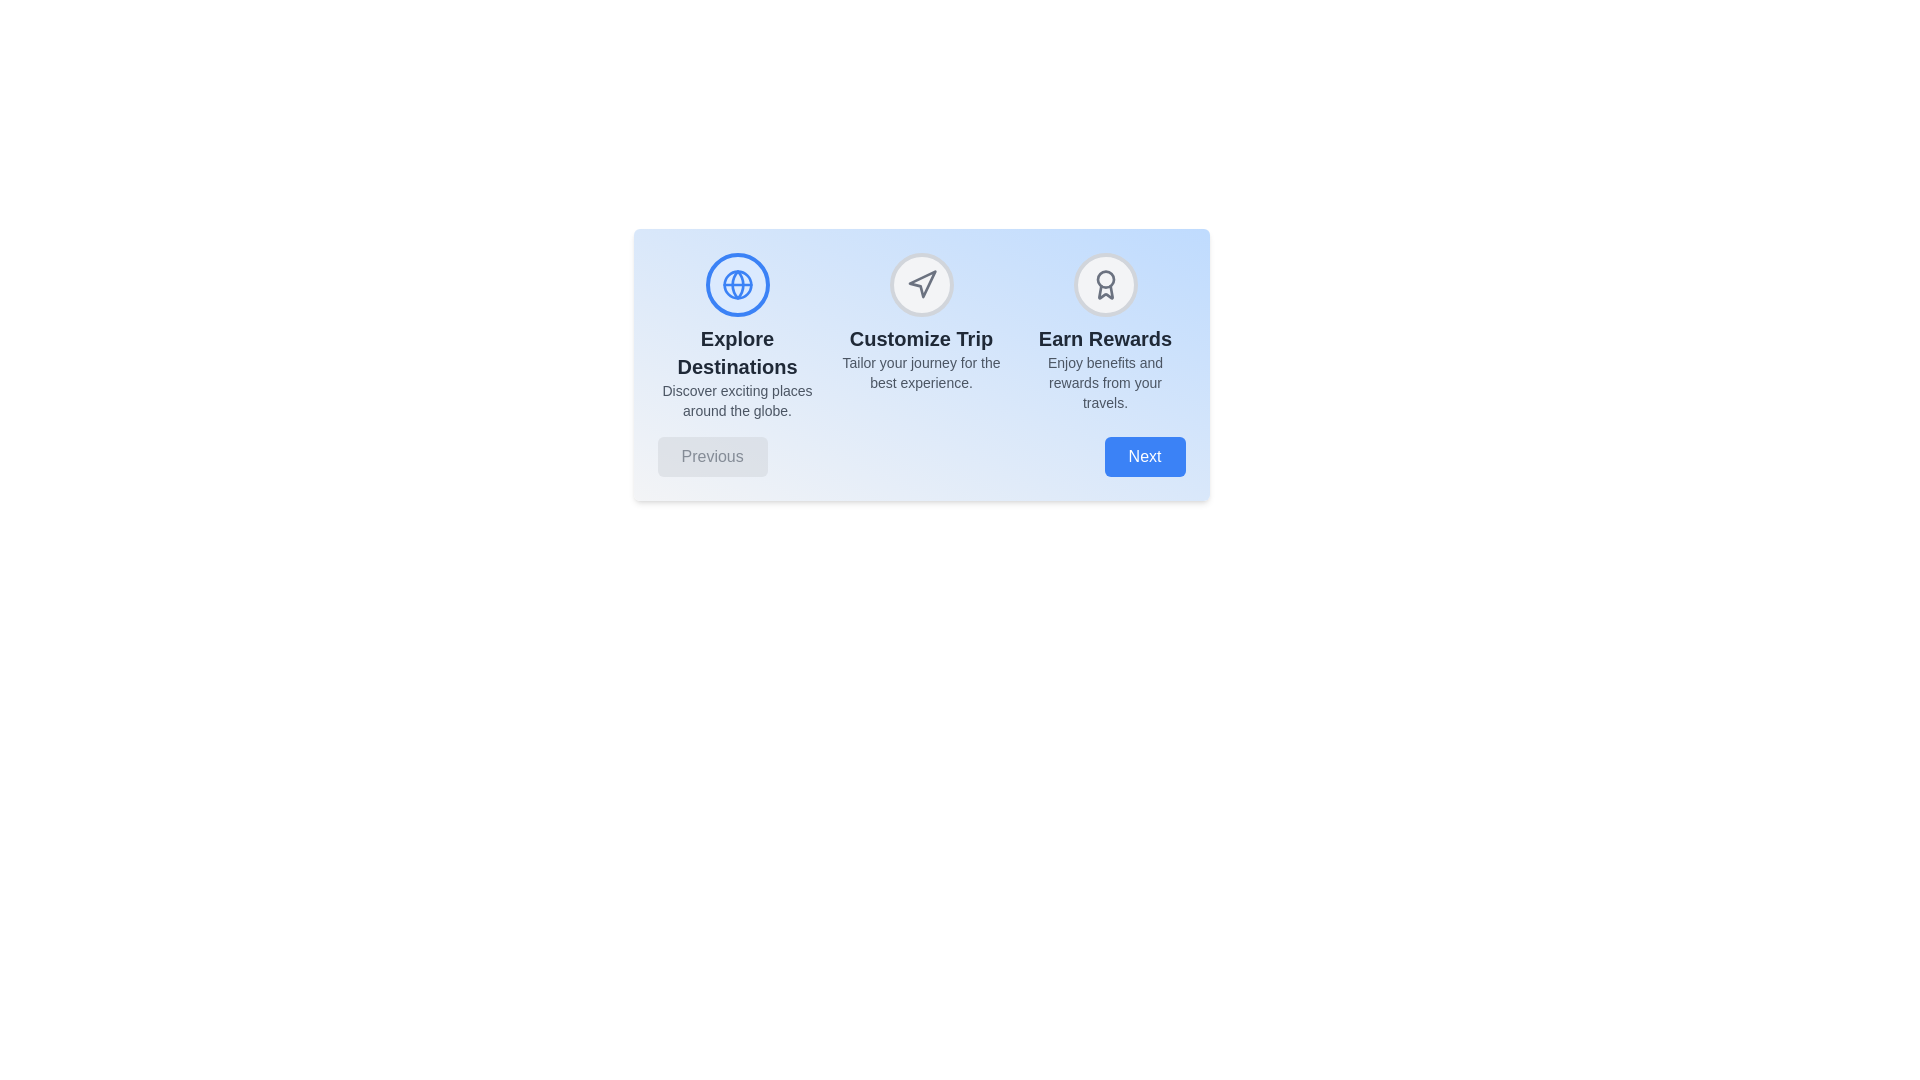  What do you see at coordinates (920, 285) in the screenshot?
I see `the icon representing the Customize Trip step to activate it` at bounding box center [920, 285].